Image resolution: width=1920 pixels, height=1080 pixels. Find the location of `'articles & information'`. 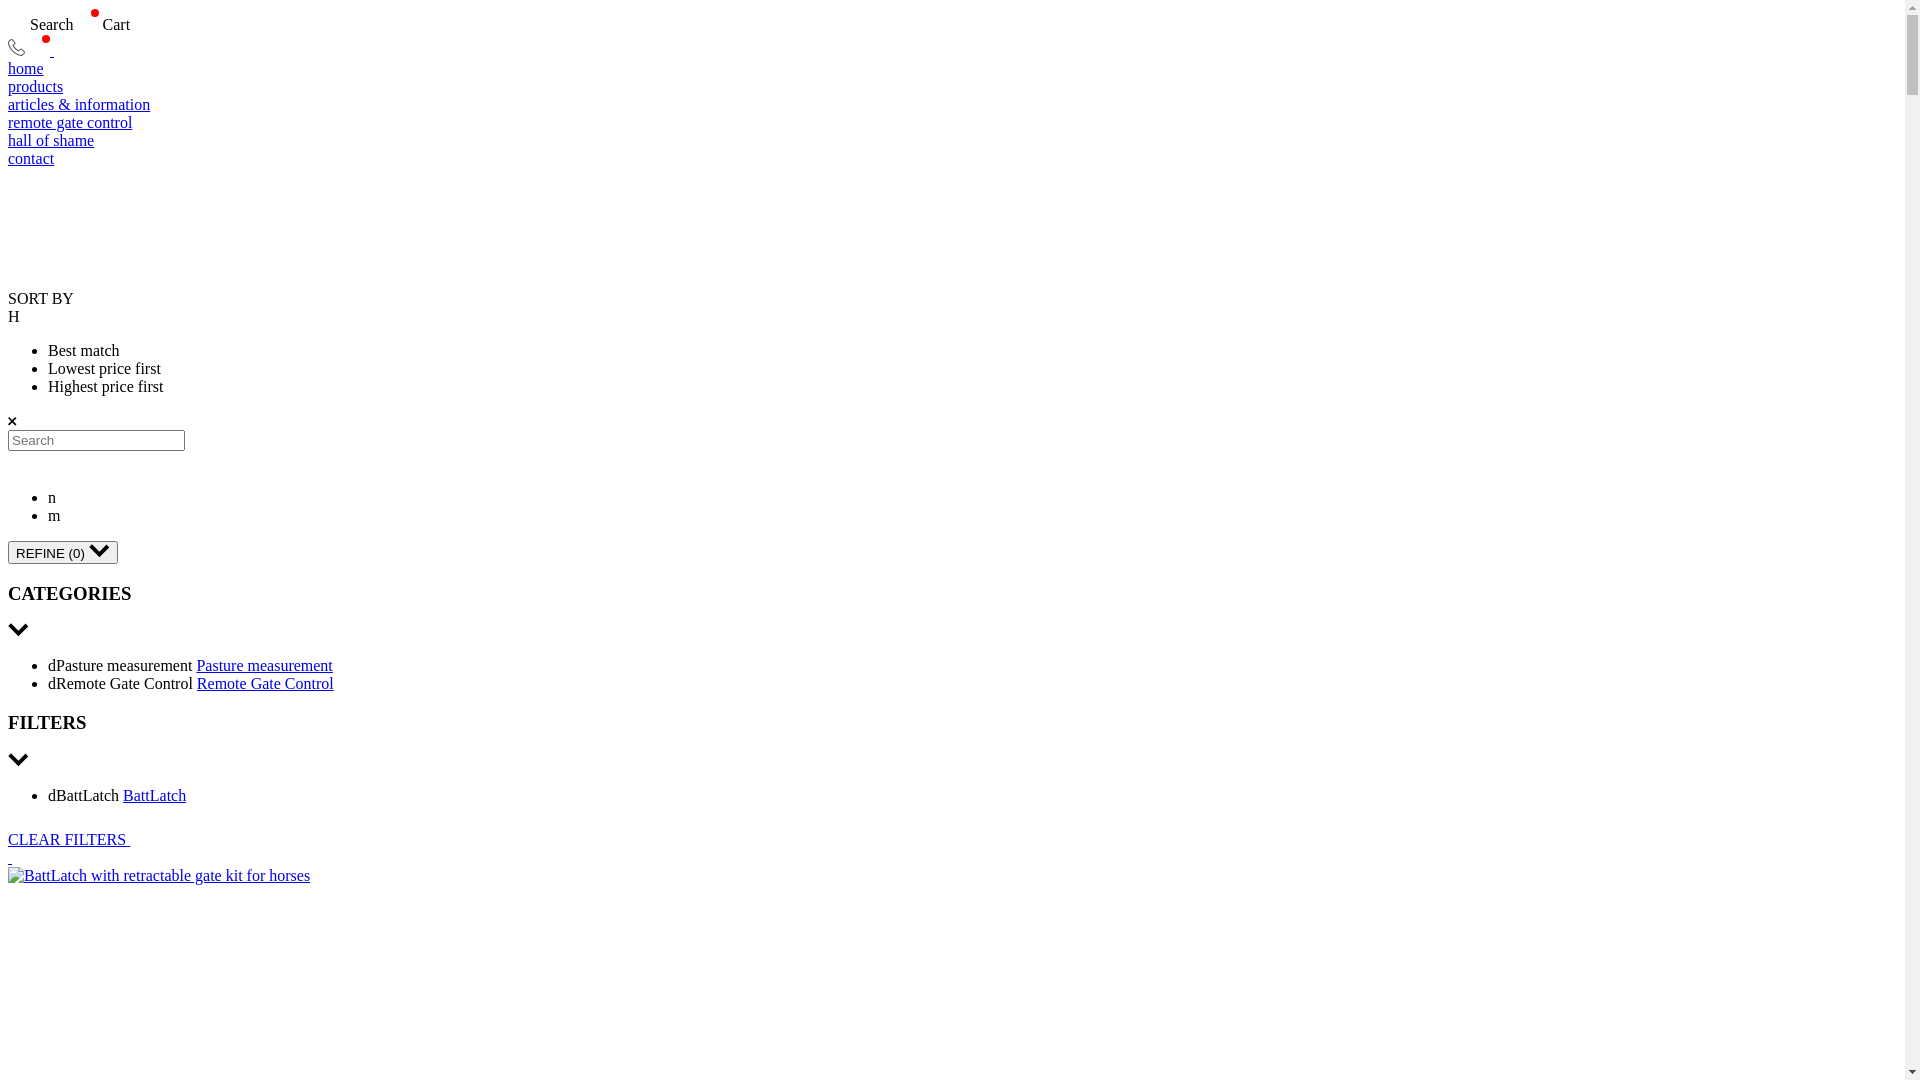

'articles & information' is located at coordinates (951, 104).